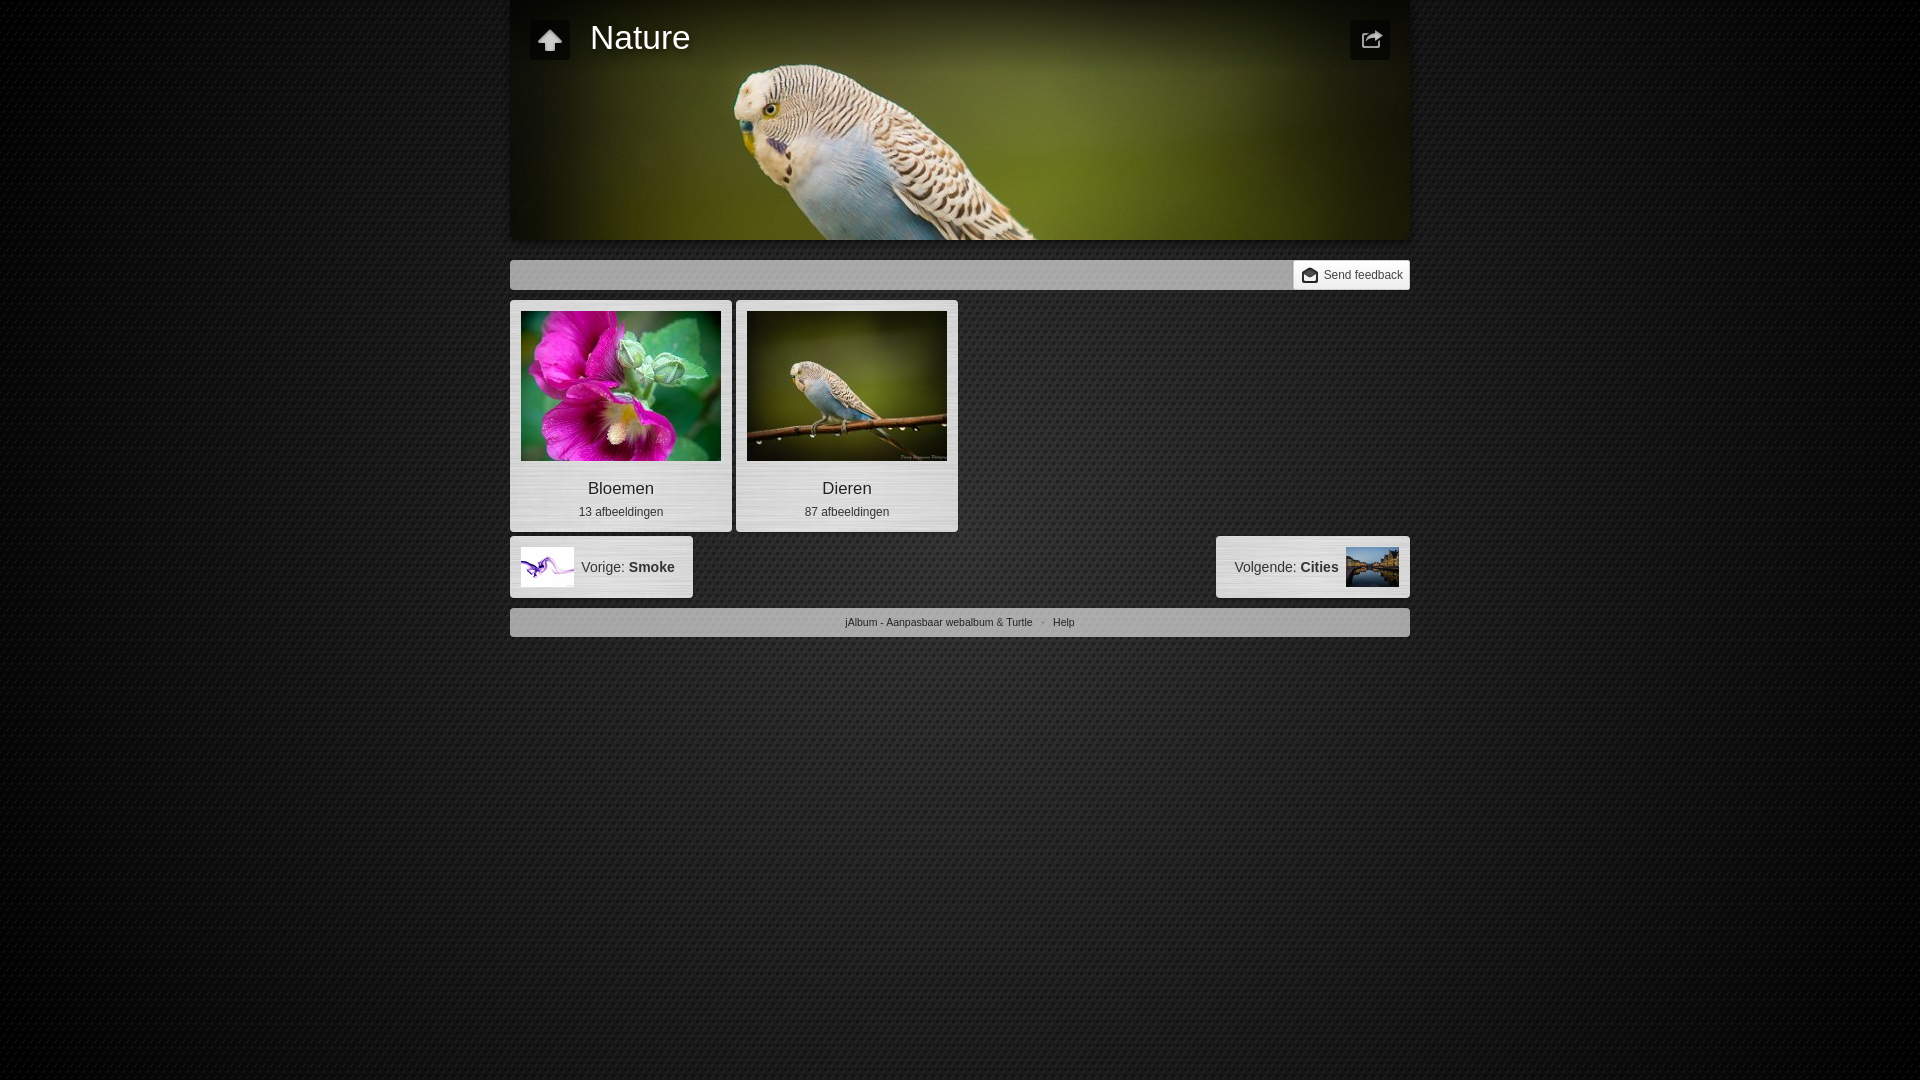 The width and height of the screenshot is (1920, 1080). I want to click on 'Vorige: Smoke', so click(600, 567).